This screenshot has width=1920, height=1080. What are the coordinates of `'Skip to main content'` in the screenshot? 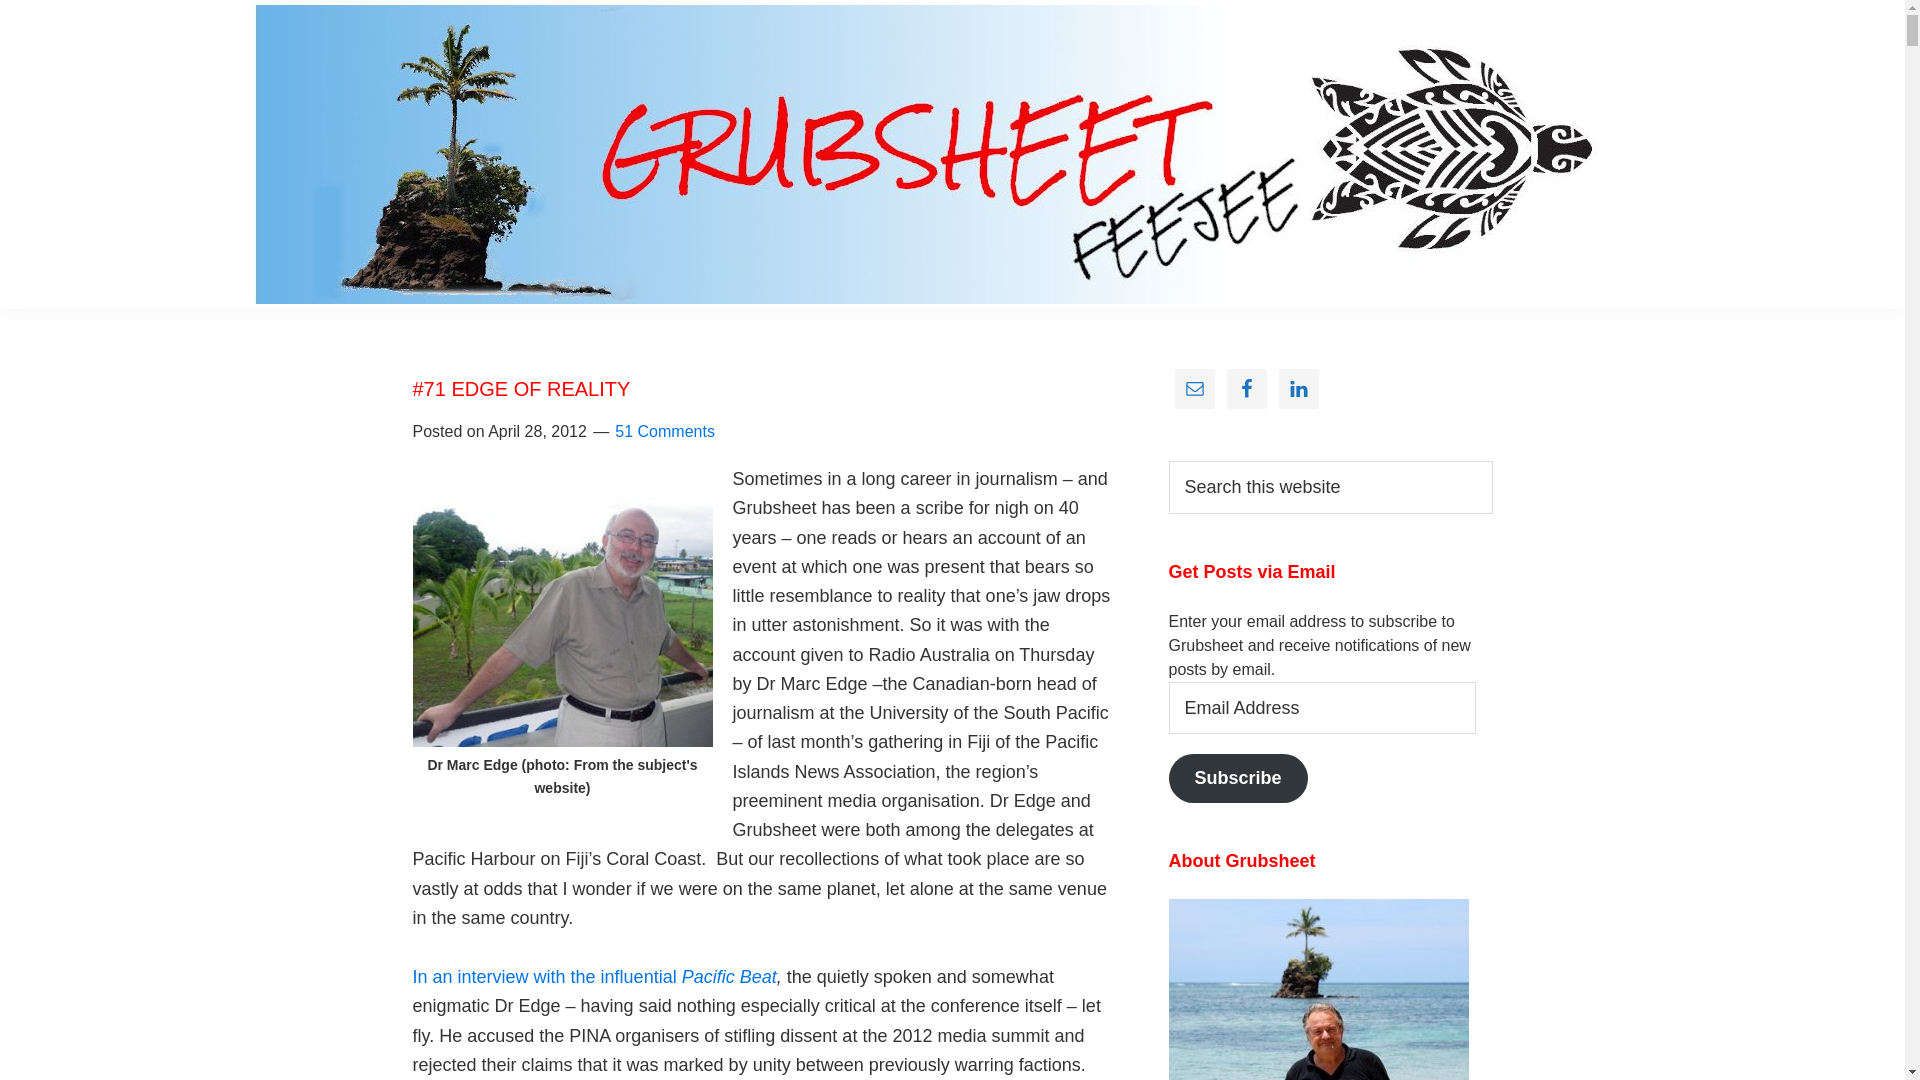 It's located at (0, 0).